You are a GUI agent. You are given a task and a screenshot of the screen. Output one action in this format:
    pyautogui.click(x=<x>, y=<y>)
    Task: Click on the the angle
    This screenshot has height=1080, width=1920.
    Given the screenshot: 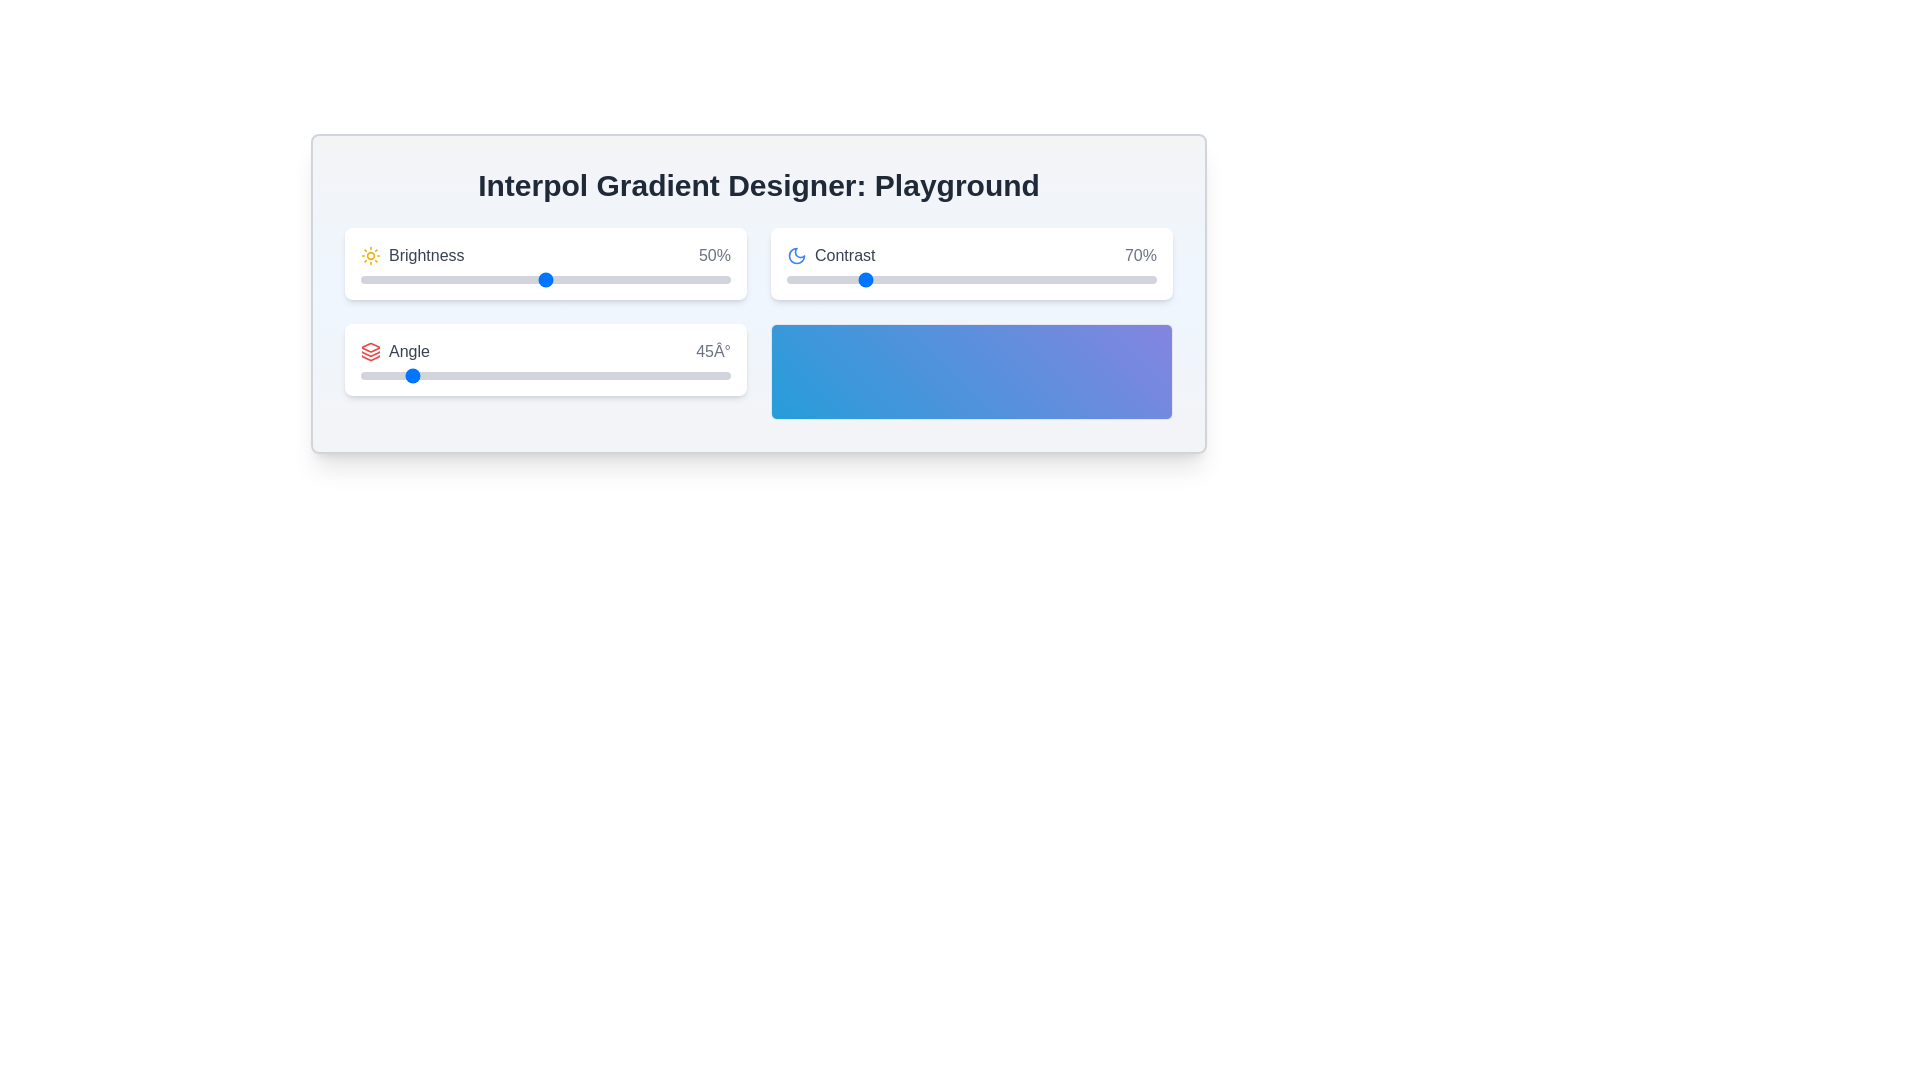 What is the action you would take?
    pyautogui.click(x=714, y=375)
    